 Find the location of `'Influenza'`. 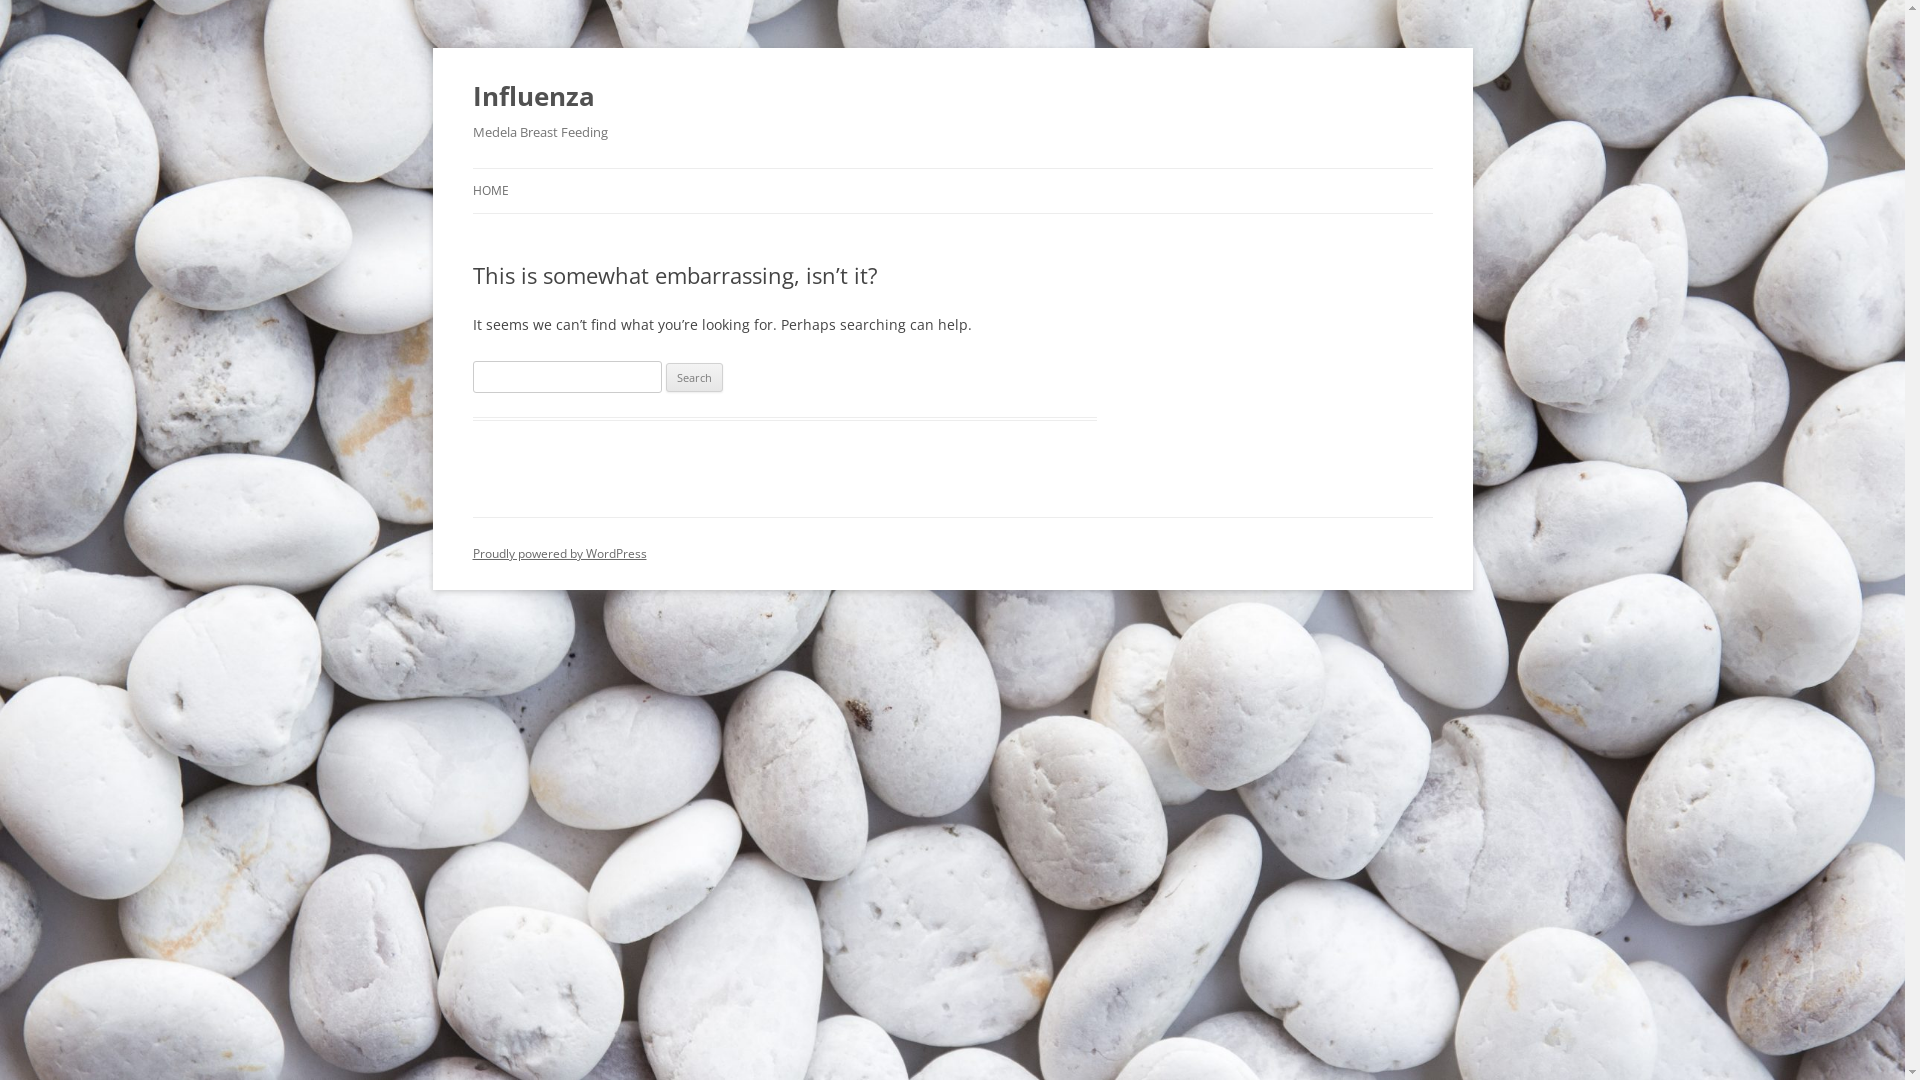

'Influenza' is located at coordinates (470, 96).